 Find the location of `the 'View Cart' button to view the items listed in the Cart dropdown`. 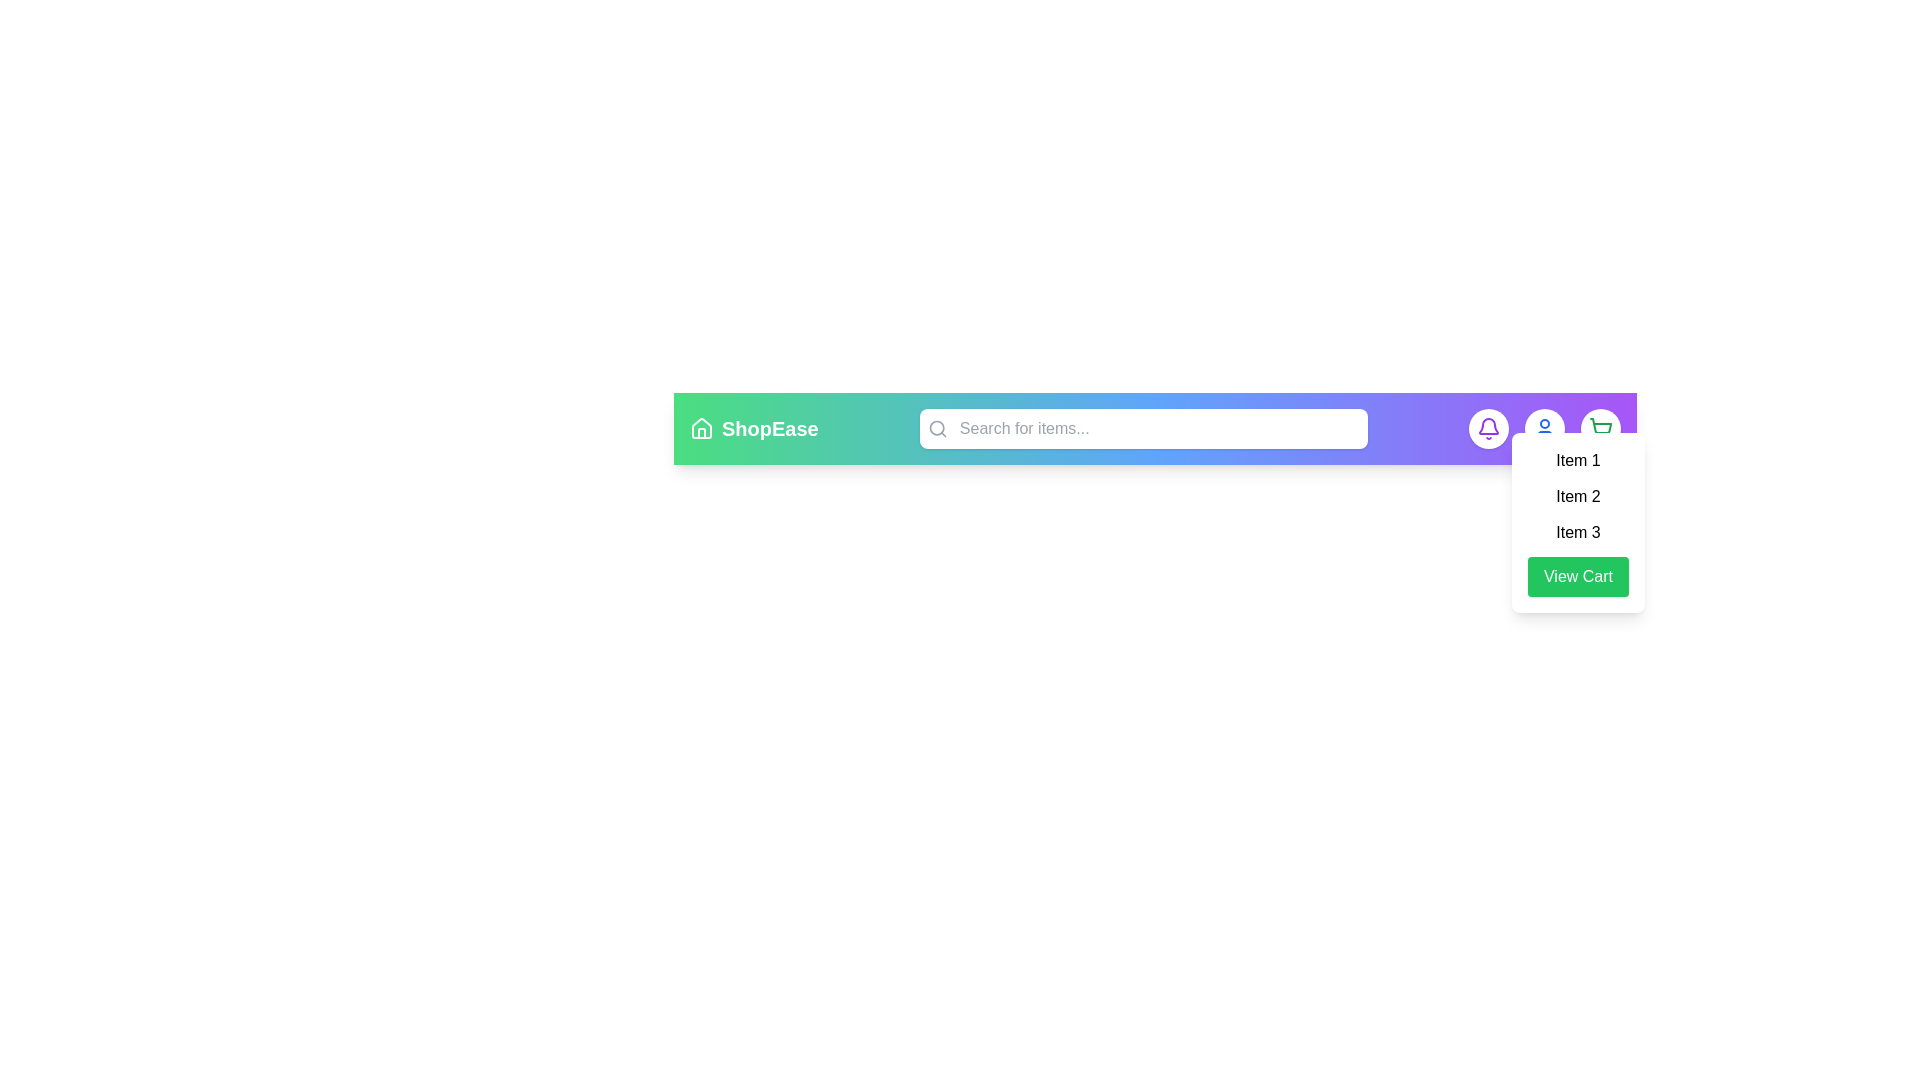

the 'View Cart' button to view the items listed in the Cart dropdown is located at coordinates (1577, 577).